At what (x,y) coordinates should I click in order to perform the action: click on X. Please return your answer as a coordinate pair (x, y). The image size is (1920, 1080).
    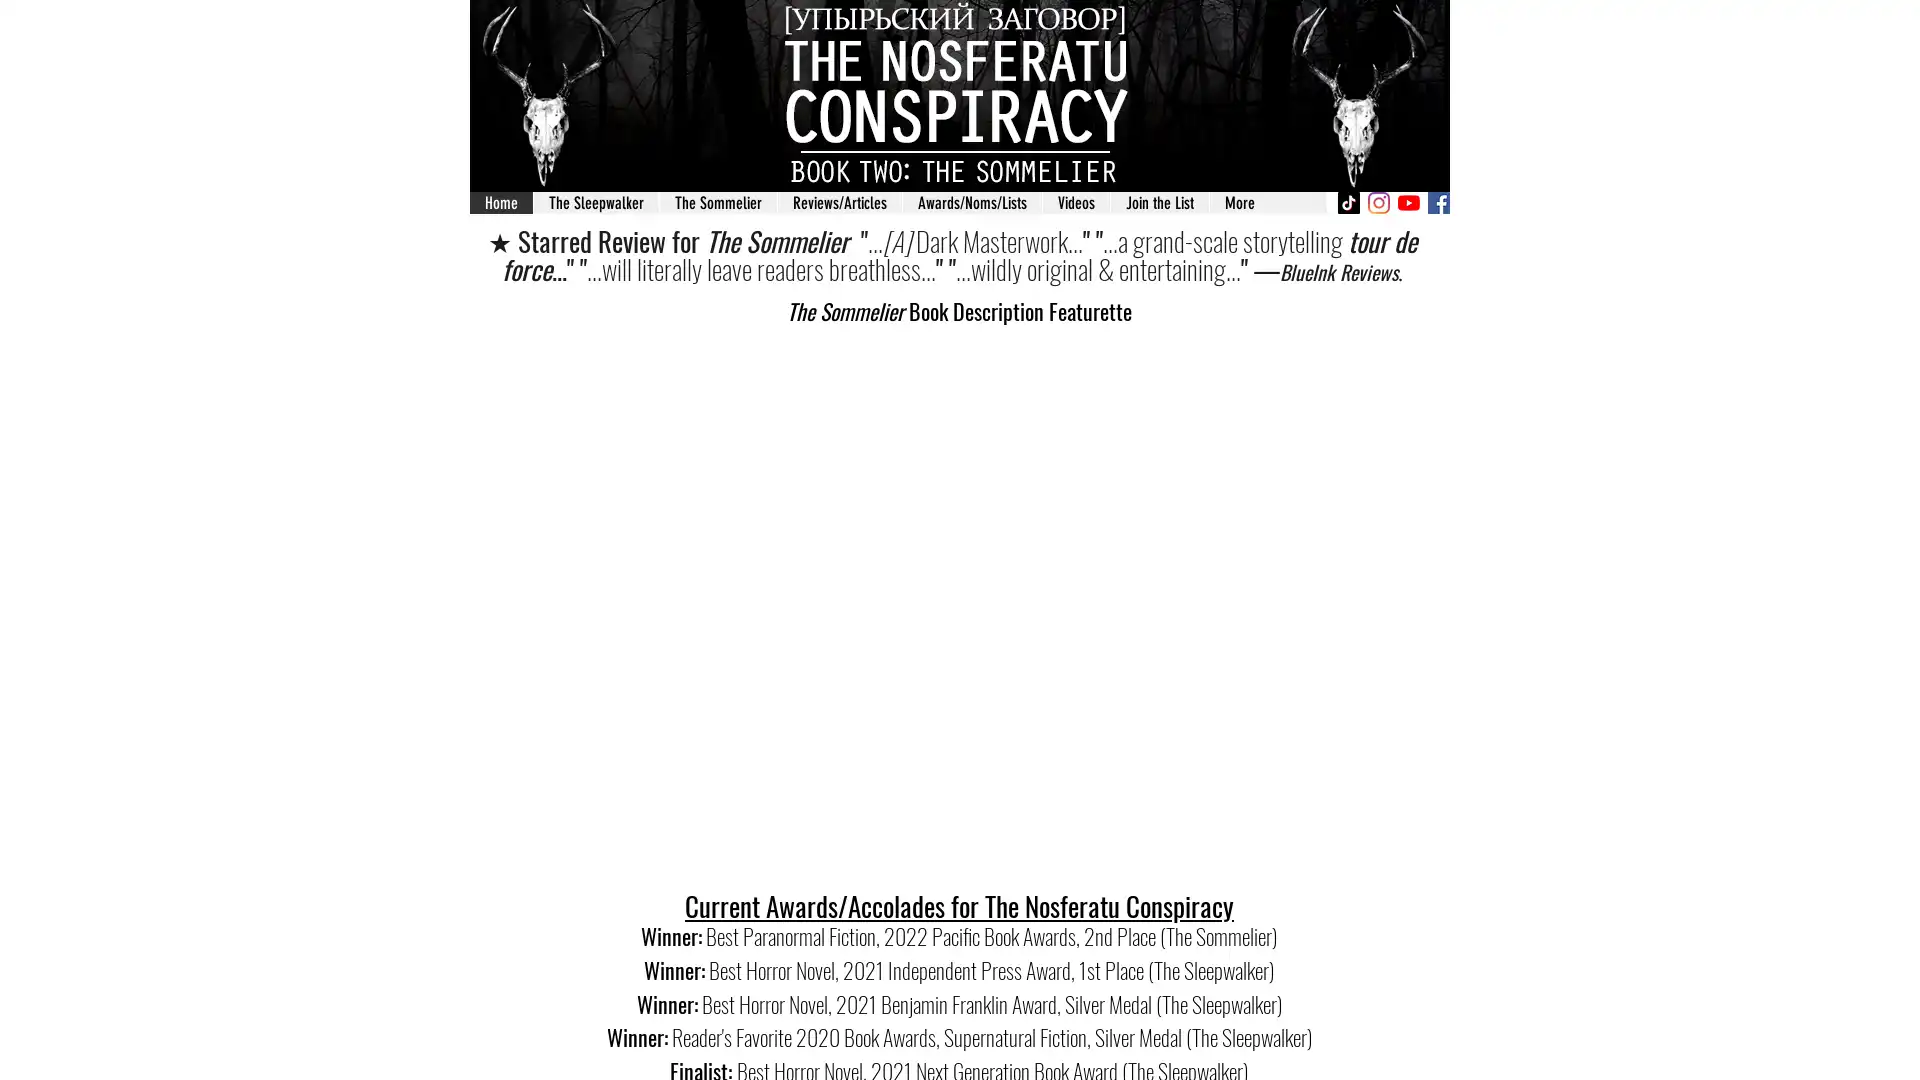
    Looking at the image, I should click on (1221, 285).